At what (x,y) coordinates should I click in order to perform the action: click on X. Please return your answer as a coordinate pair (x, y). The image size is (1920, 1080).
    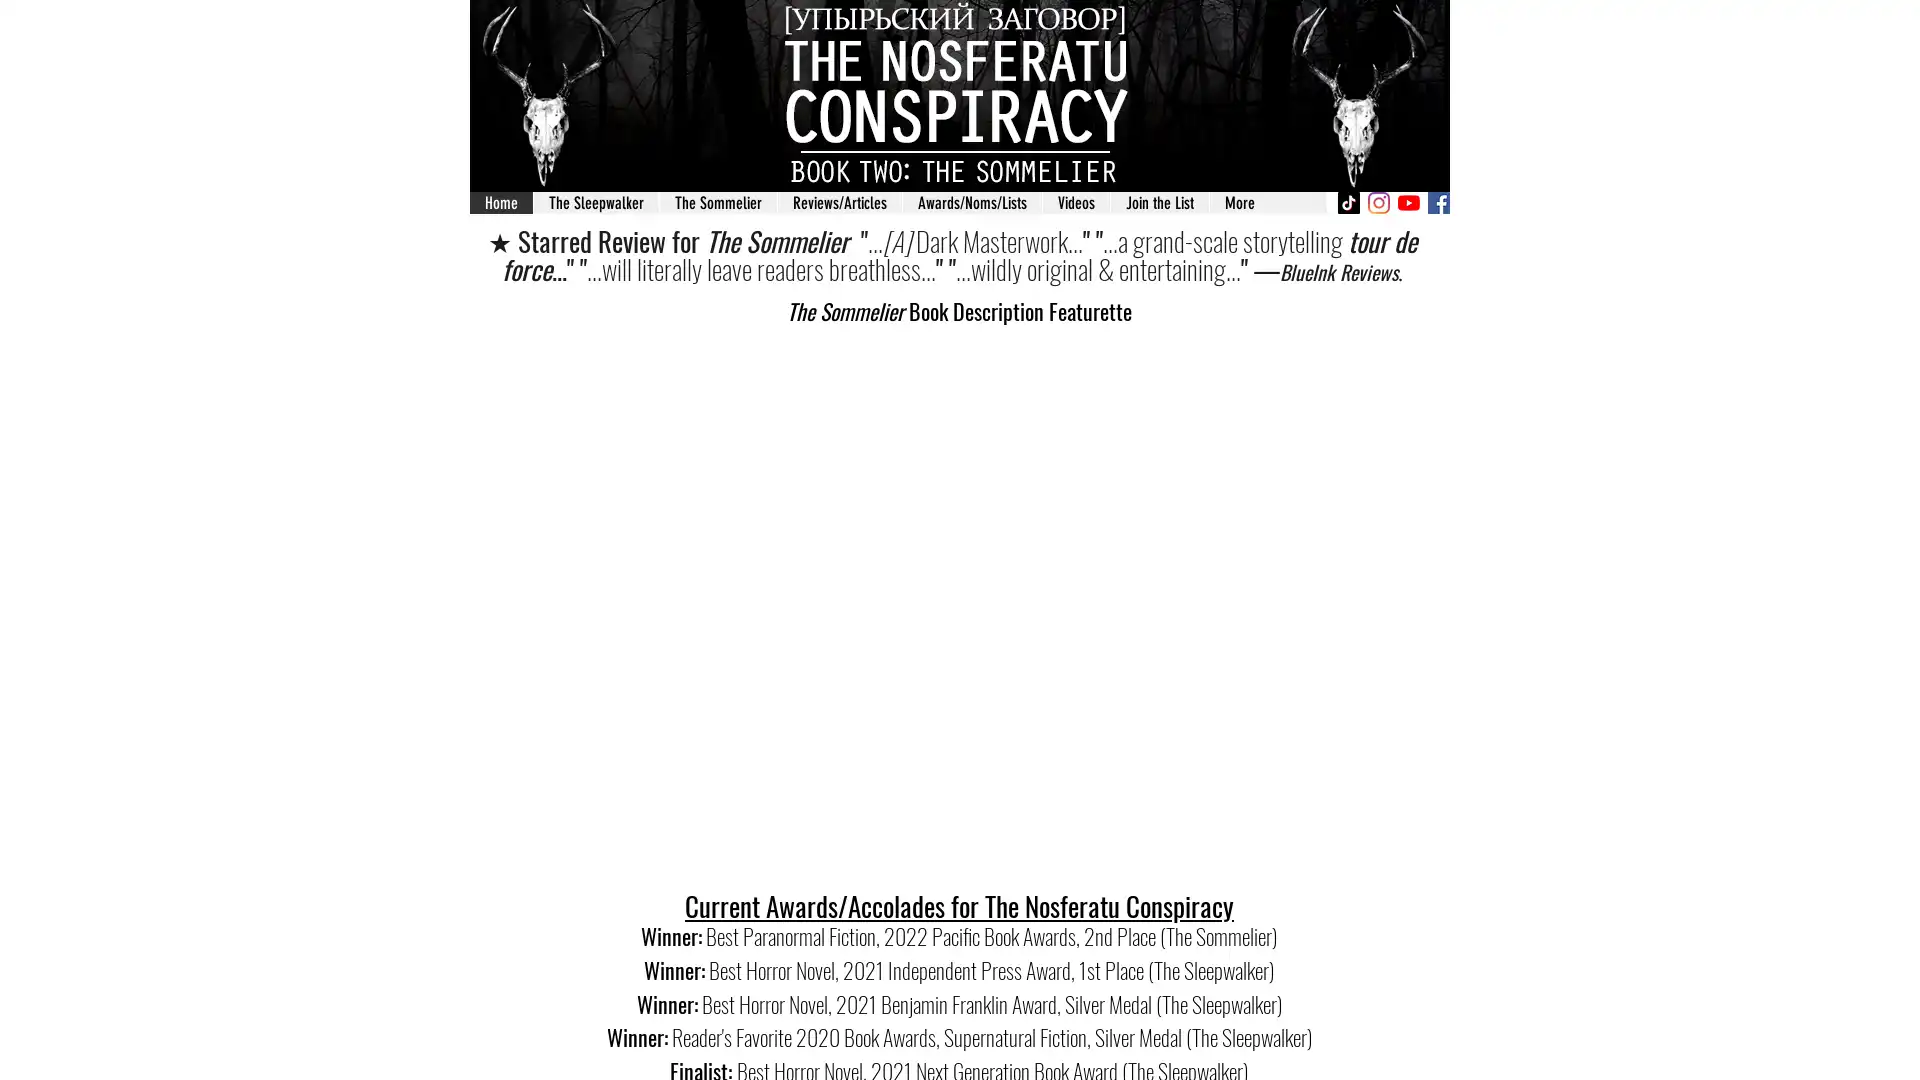
    Looking at the image, I should click on (1221, 285).